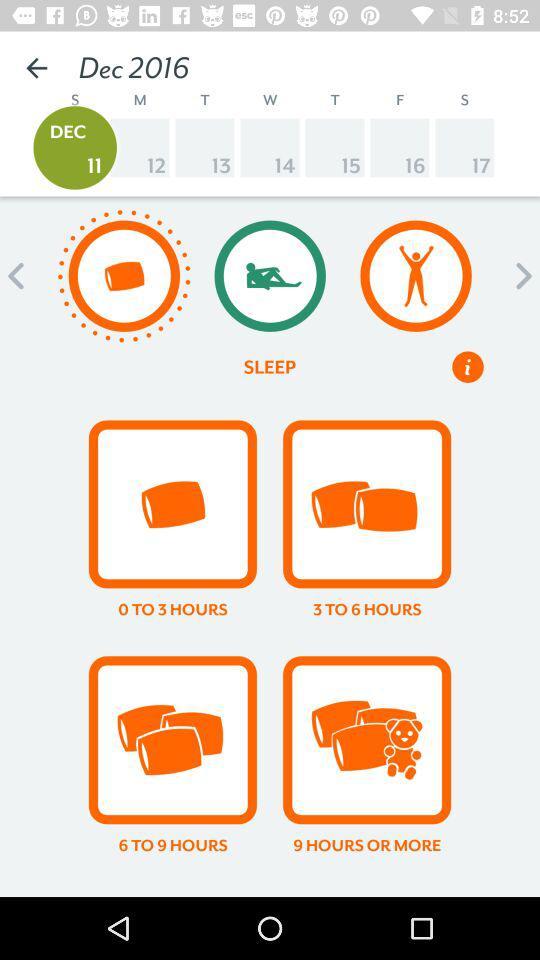  Describe the element at coordinates (20, 275) in the screenshot. I see `the arrow_backward icon` at that location.